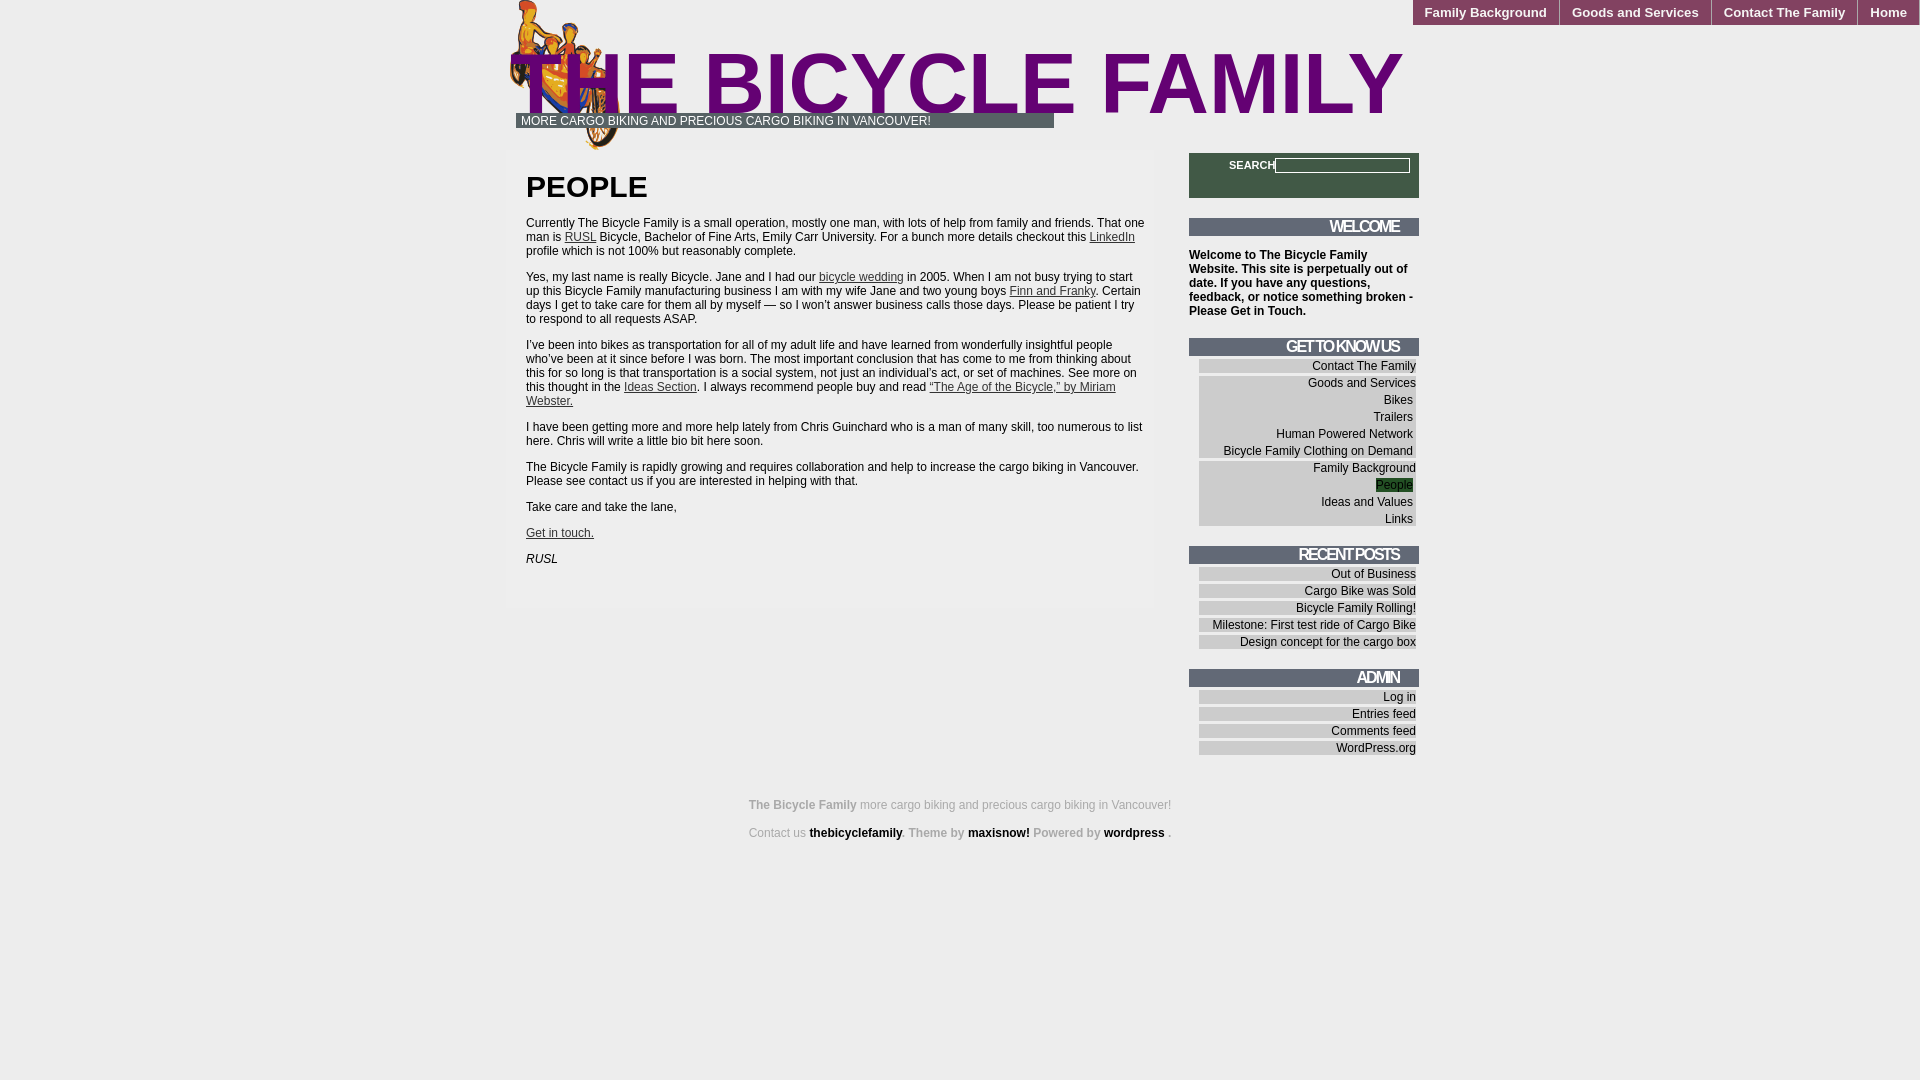  What do you see at coordinates (1397, 518) in the screenshot?
I see `'Links'` at bounding box center [1397, 518].